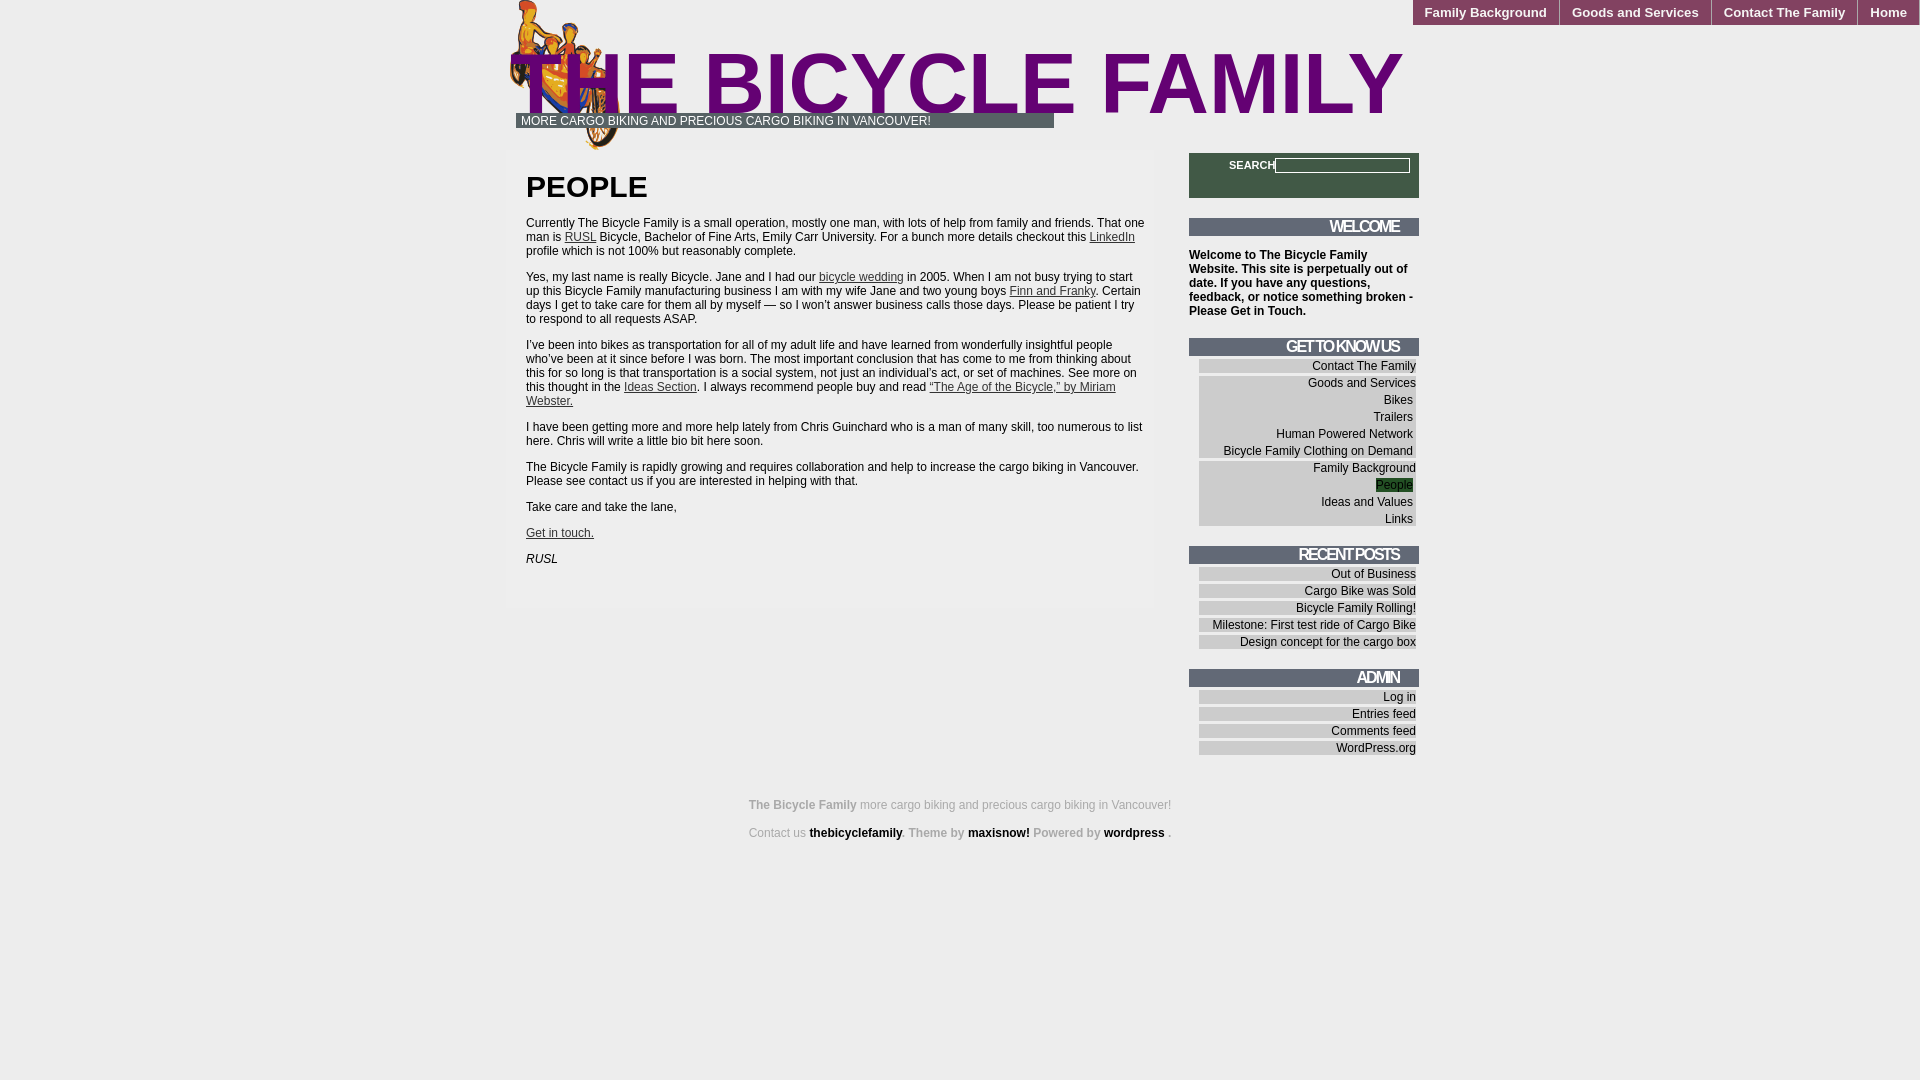  What do you see at coordinates (1397, 518) in the screenshot?
I see `'Links'` at bounding box center [1397, 518].